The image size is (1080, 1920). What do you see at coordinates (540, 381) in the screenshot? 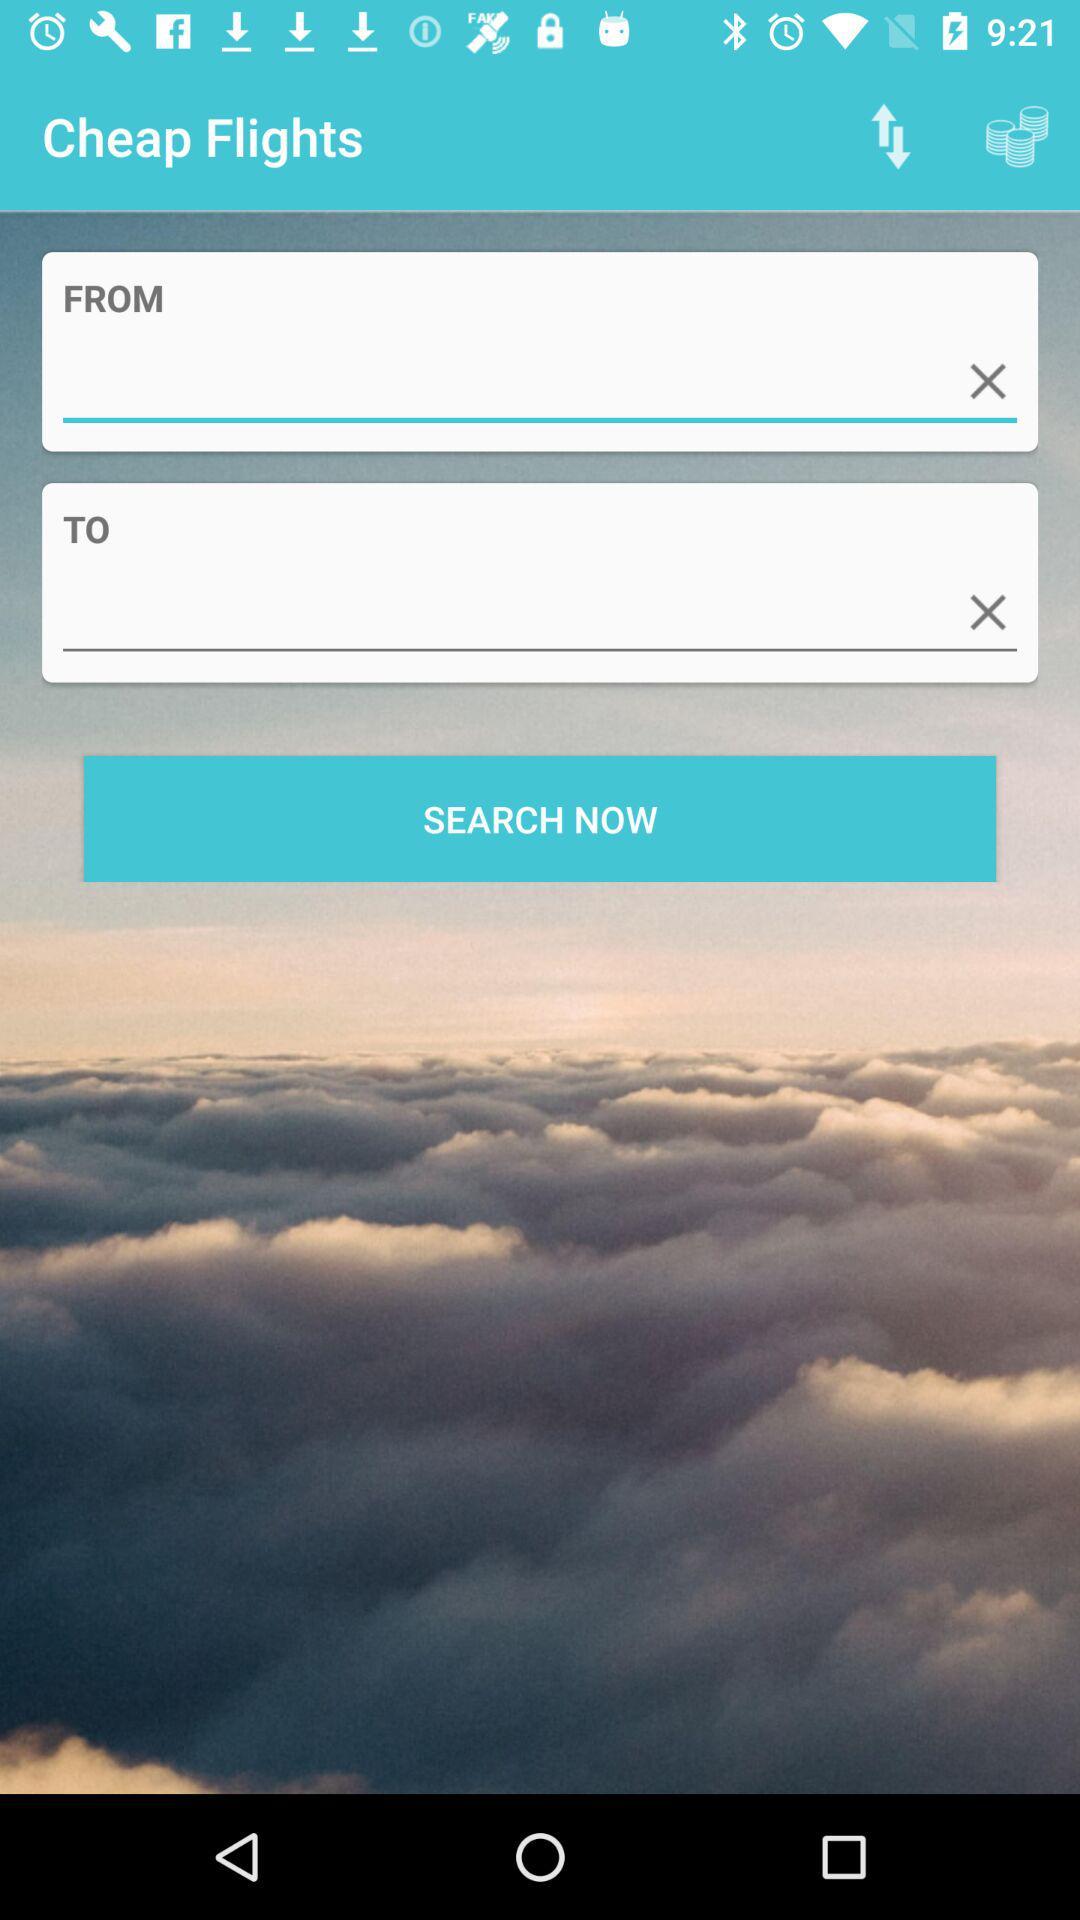
I see `the icon below from item` at bounding box center [540, 381].